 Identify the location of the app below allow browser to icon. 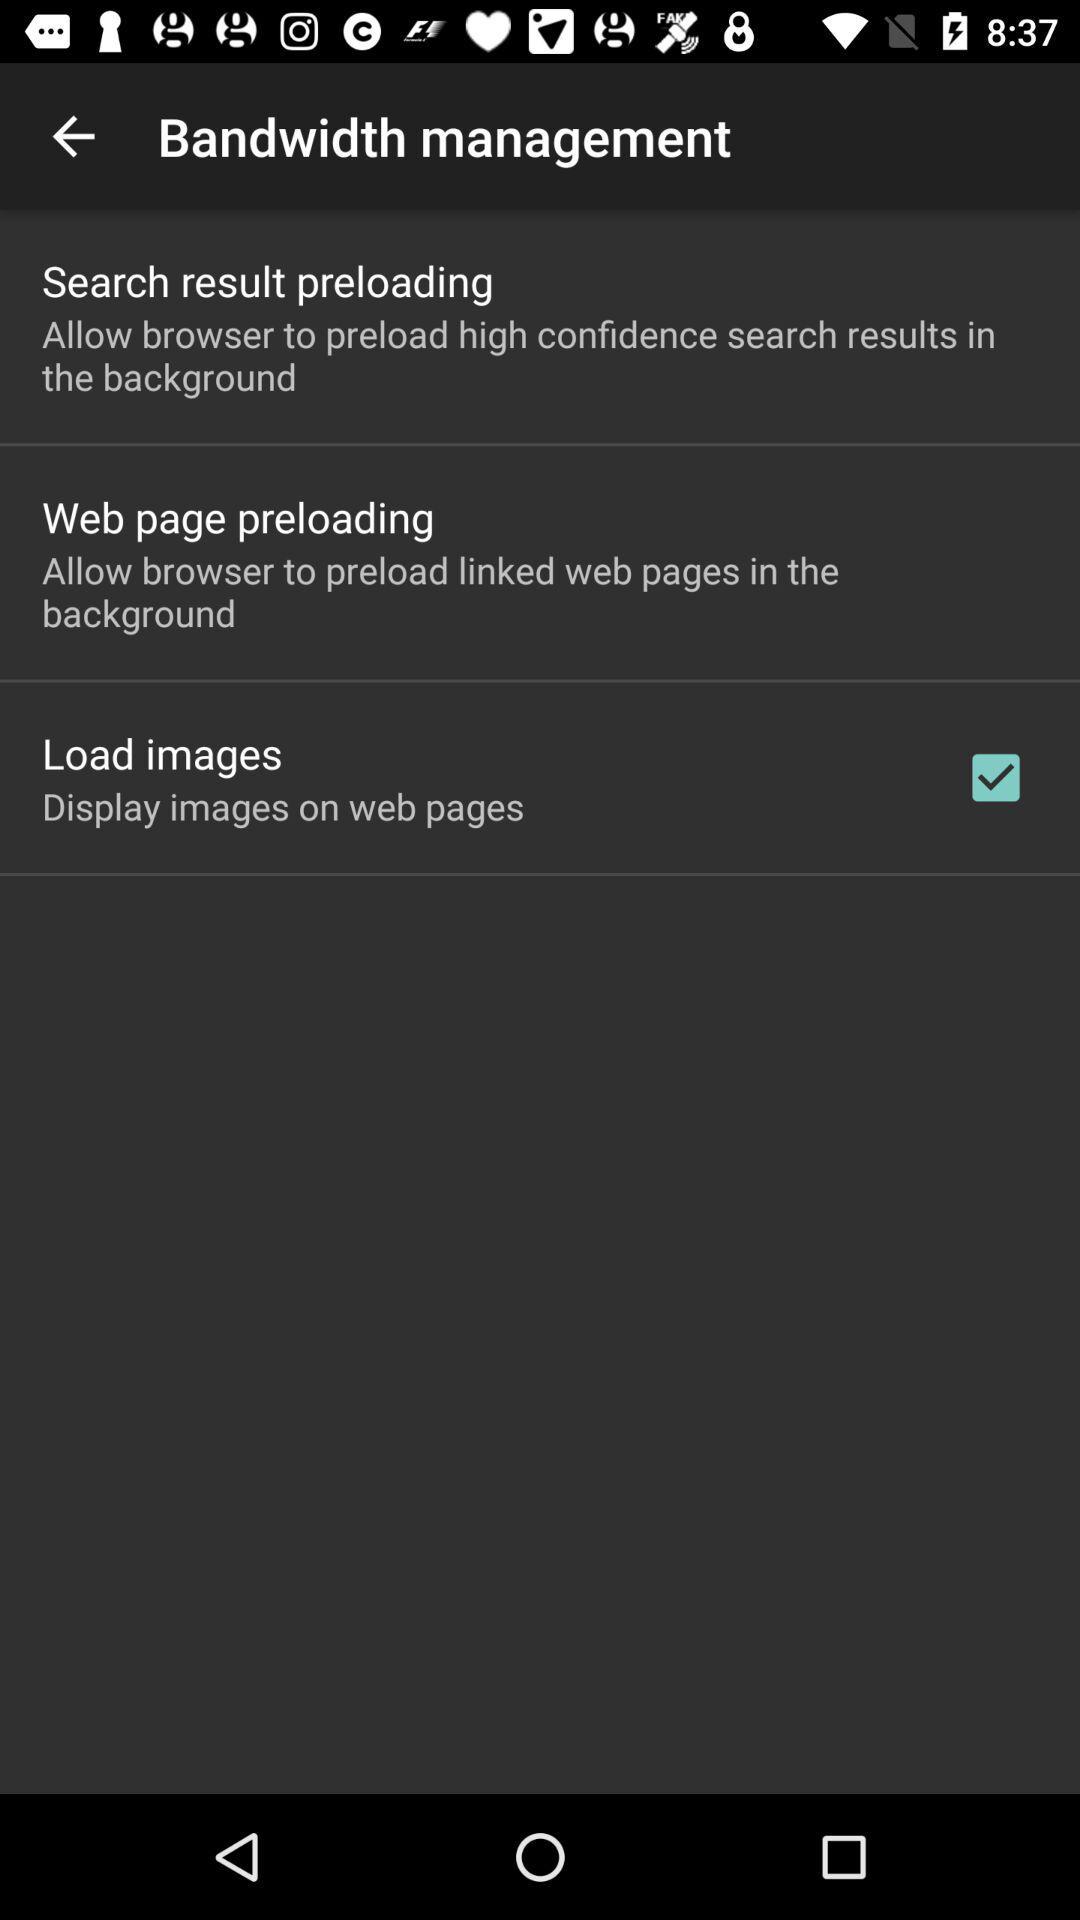
(995, 776).